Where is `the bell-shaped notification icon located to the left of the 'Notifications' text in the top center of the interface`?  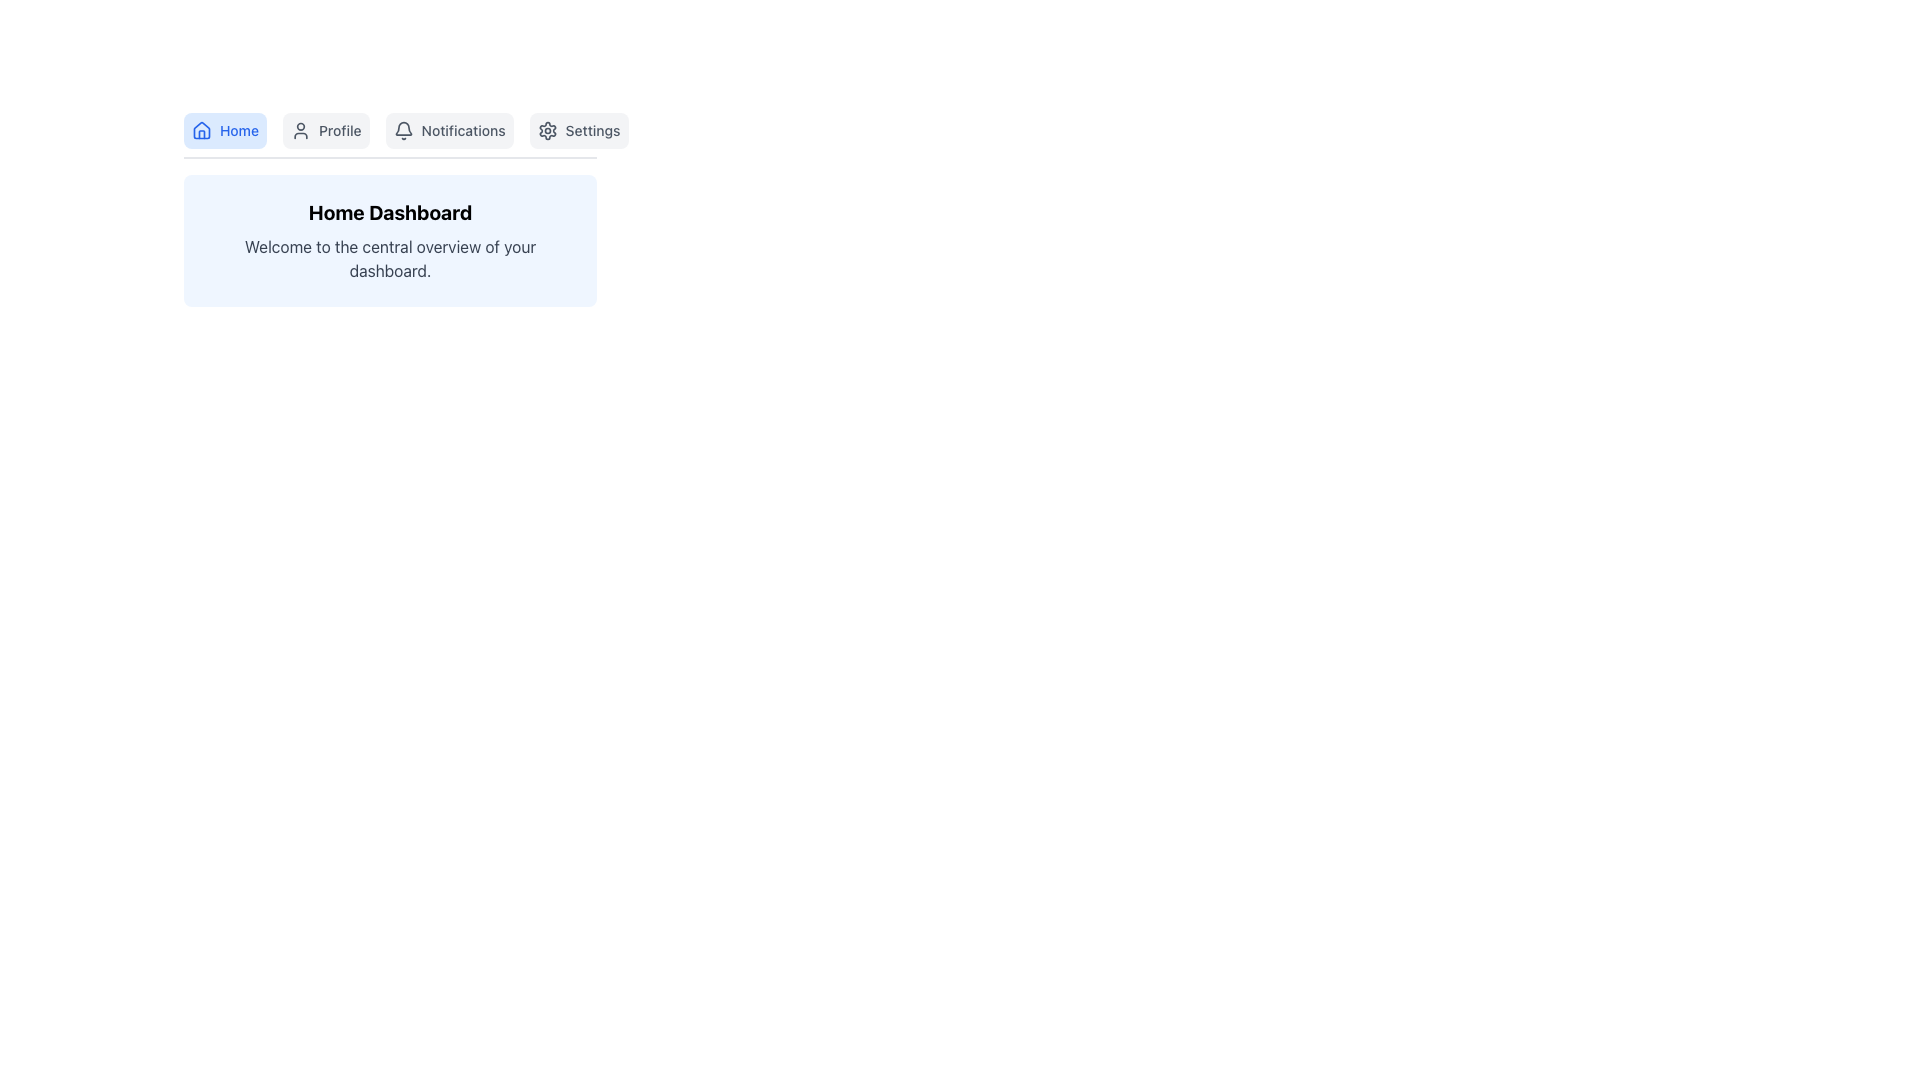
the bell-shaped notification icon located to the left of the 'Notifications' text in the top center of the interface is located at coordinates (402, 131).